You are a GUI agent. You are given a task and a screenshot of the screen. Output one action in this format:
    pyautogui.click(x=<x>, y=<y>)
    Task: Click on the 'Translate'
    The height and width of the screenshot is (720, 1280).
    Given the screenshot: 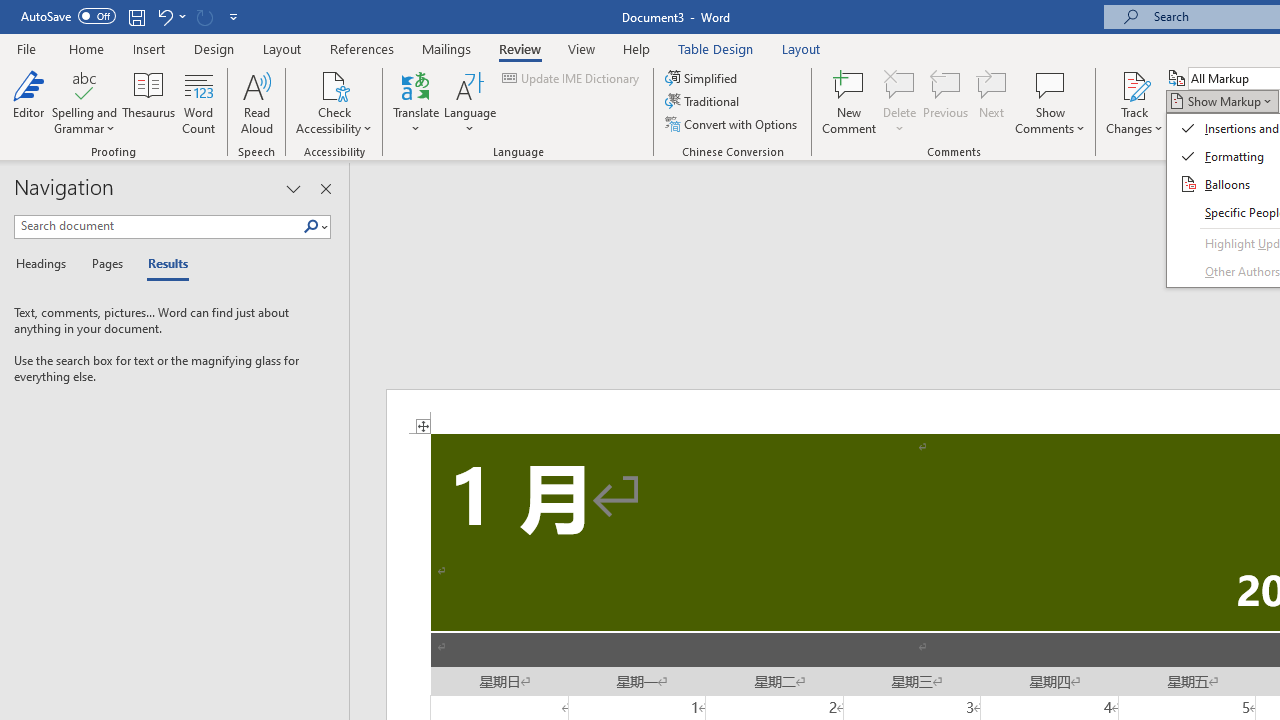 What is the action you would take?
    pyautogui.click(x=415, y=103)
    